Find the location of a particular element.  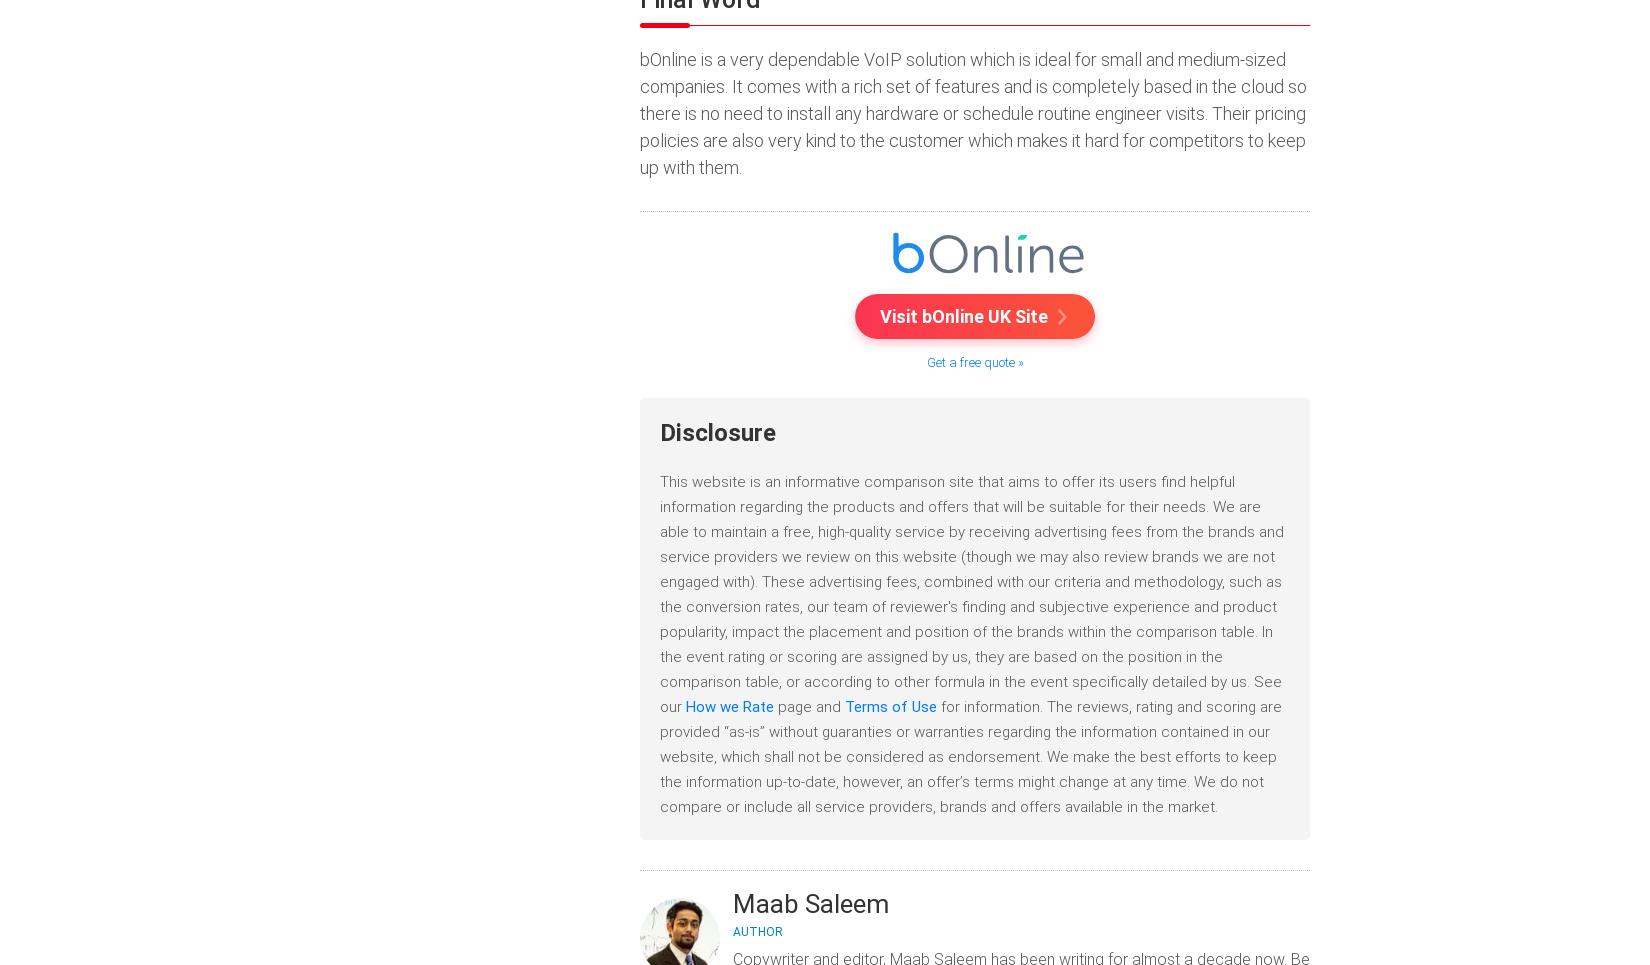

'This website is an informative comparison site that aims to offer its users find helpful information regarding the products and offers that will be suitable for their needs. We are able to maintain a free, high-quality service by receiving advertising fees from the brands and service providers we review on this website (though we may also review brands we are not engaged with). These advertising fees, combined with our criteria and methodology, such as the conversion rates, our team of reviewer's finding and subjective experience and product popularity, impact the placement and position of the brands within the comparison table. In the event rating or scoring are assigned by us, they are based on the position in the comparison table, or according to other formula in the event specifically detailed by us. See our' is located at coordinates (972, 593).